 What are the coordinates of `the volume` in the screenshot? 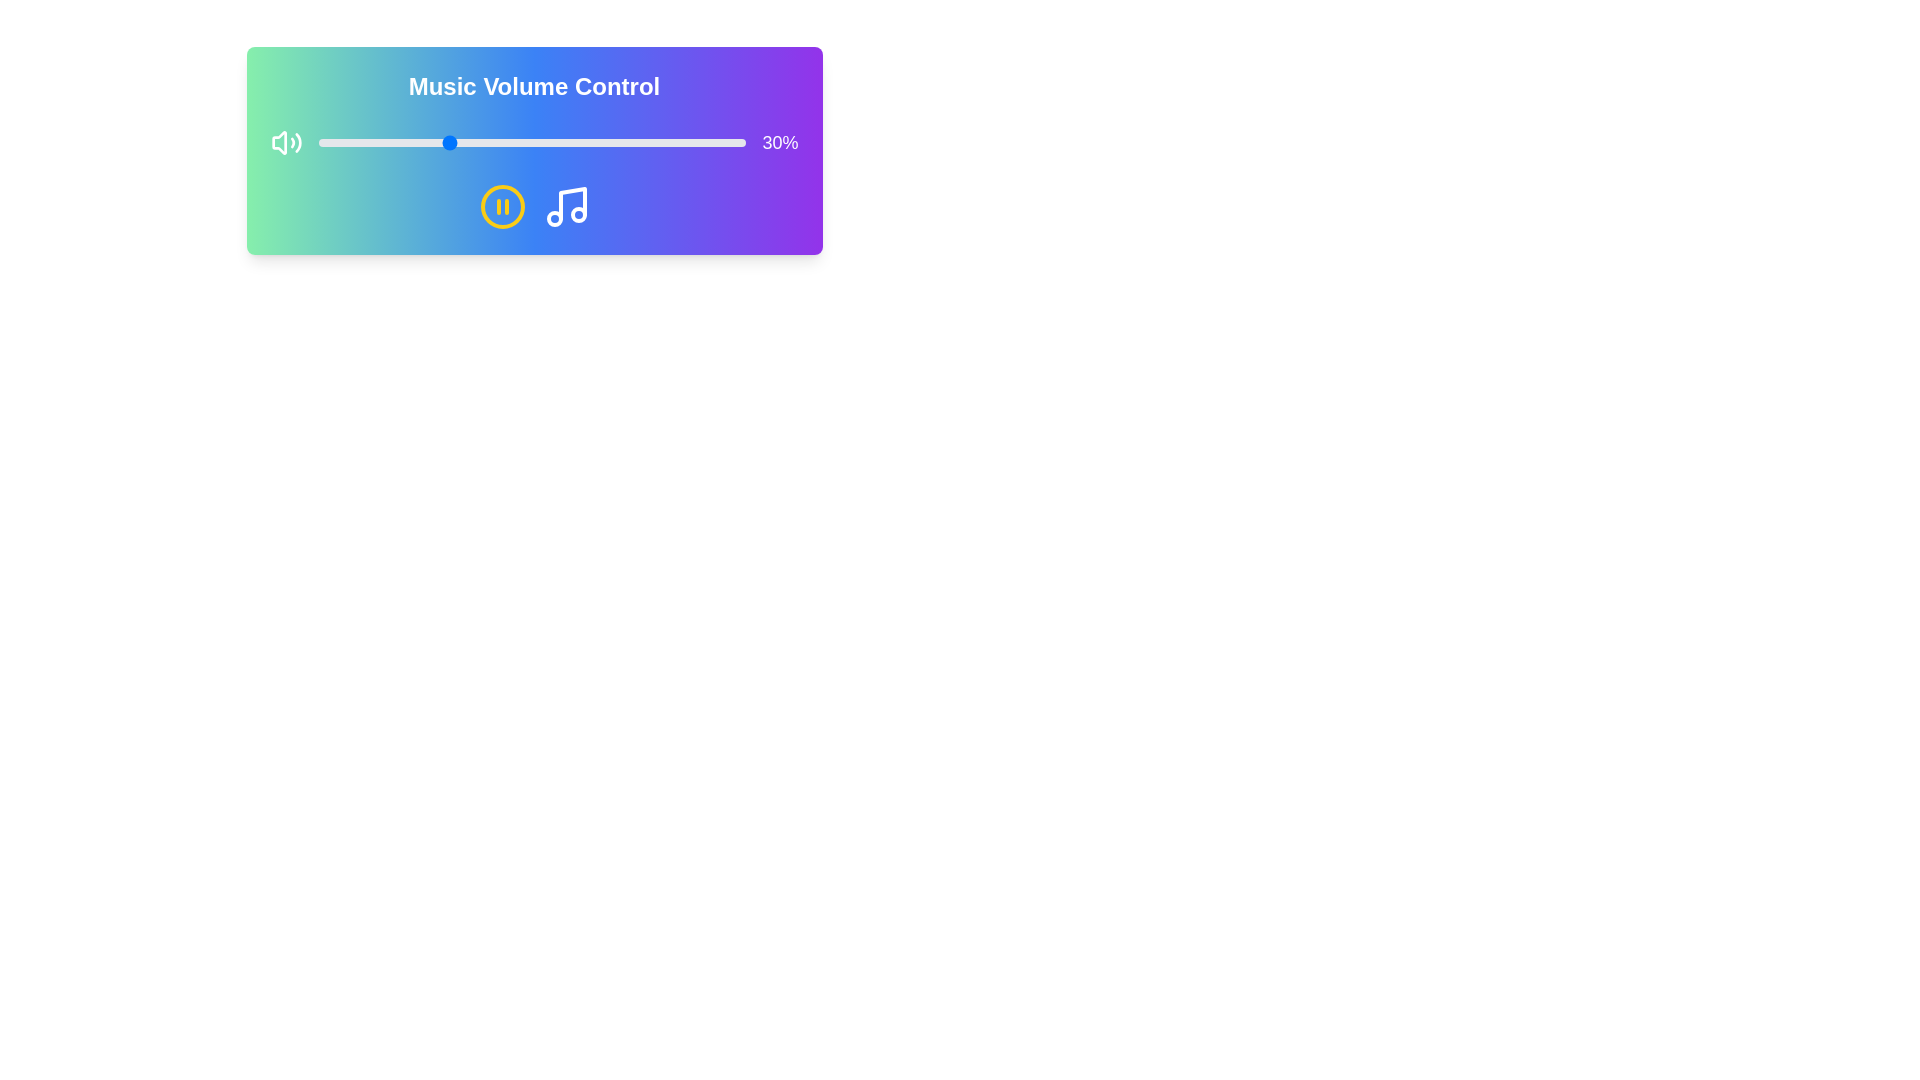 It's located at (485, 141).